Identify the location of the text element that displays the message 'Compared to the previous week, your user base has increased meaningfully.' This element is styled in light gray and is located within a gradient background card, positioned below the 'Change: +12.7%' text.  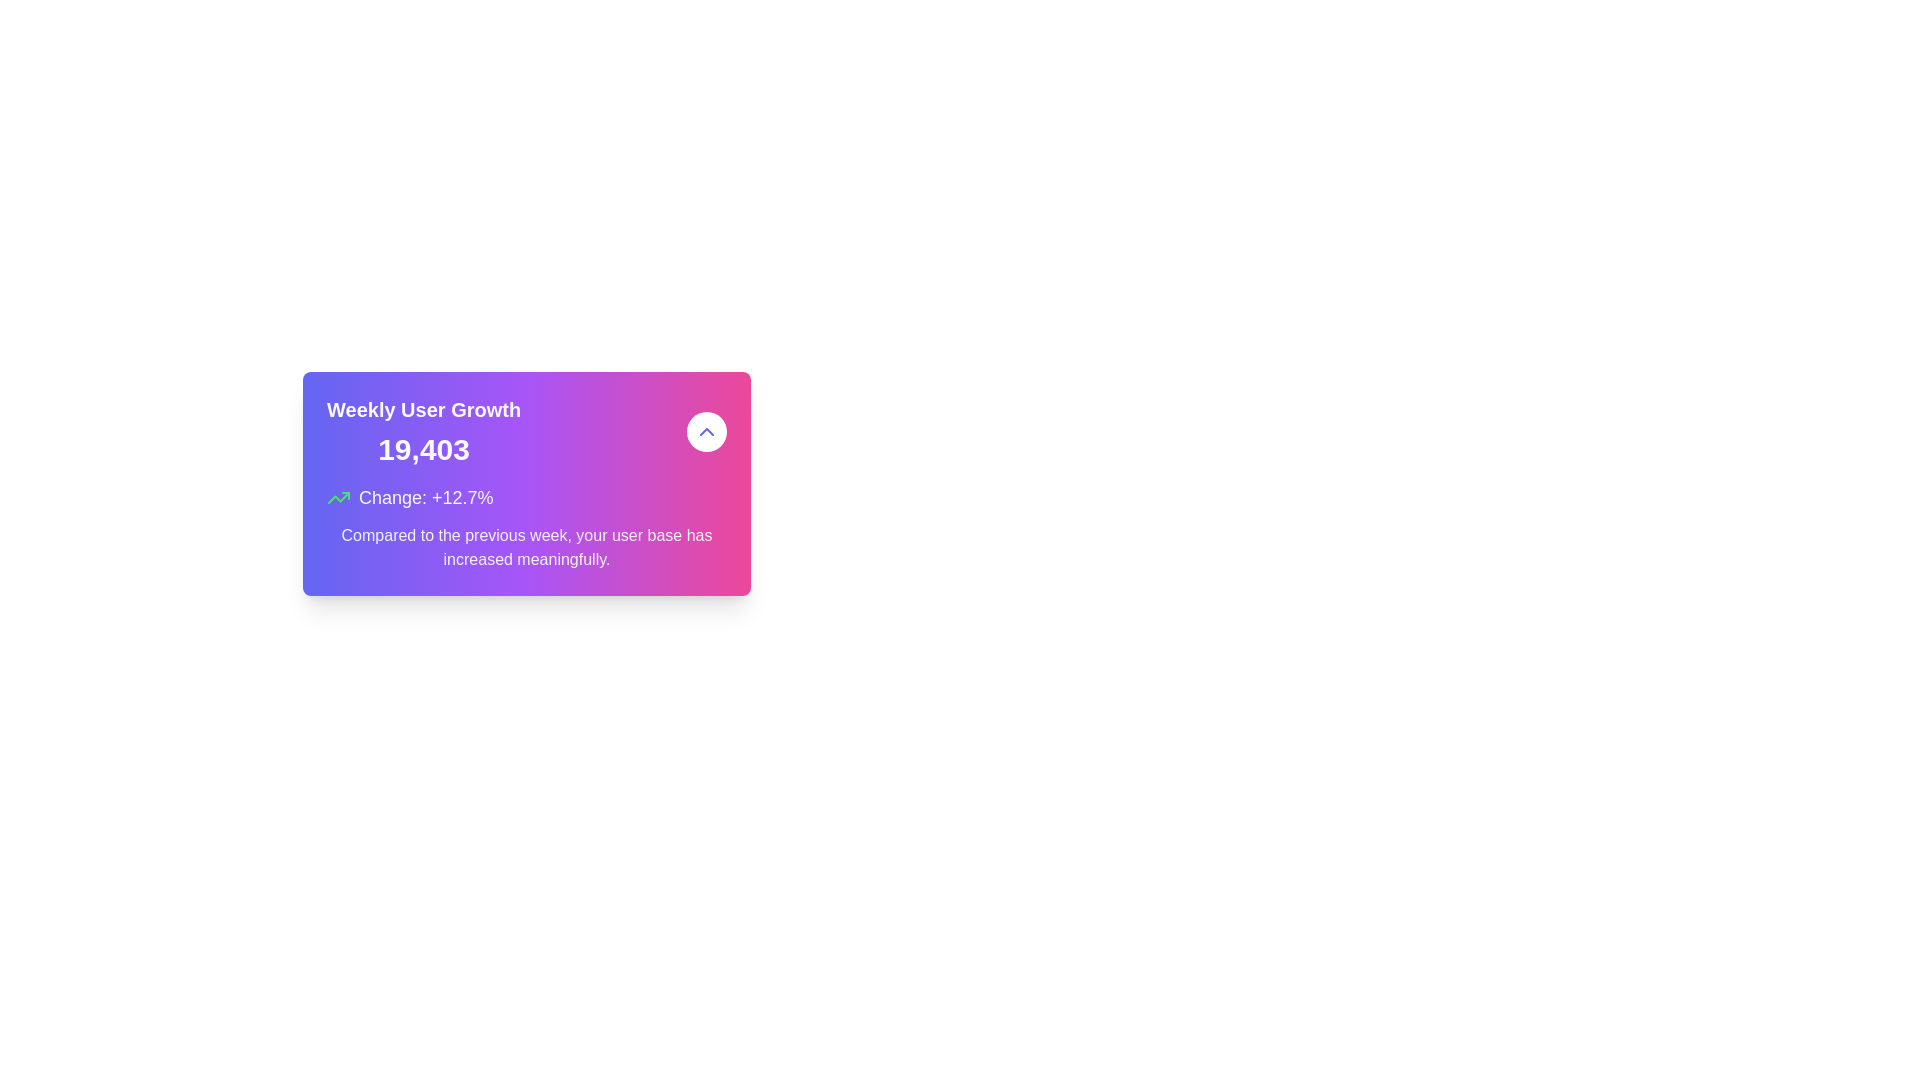
(527, 547).